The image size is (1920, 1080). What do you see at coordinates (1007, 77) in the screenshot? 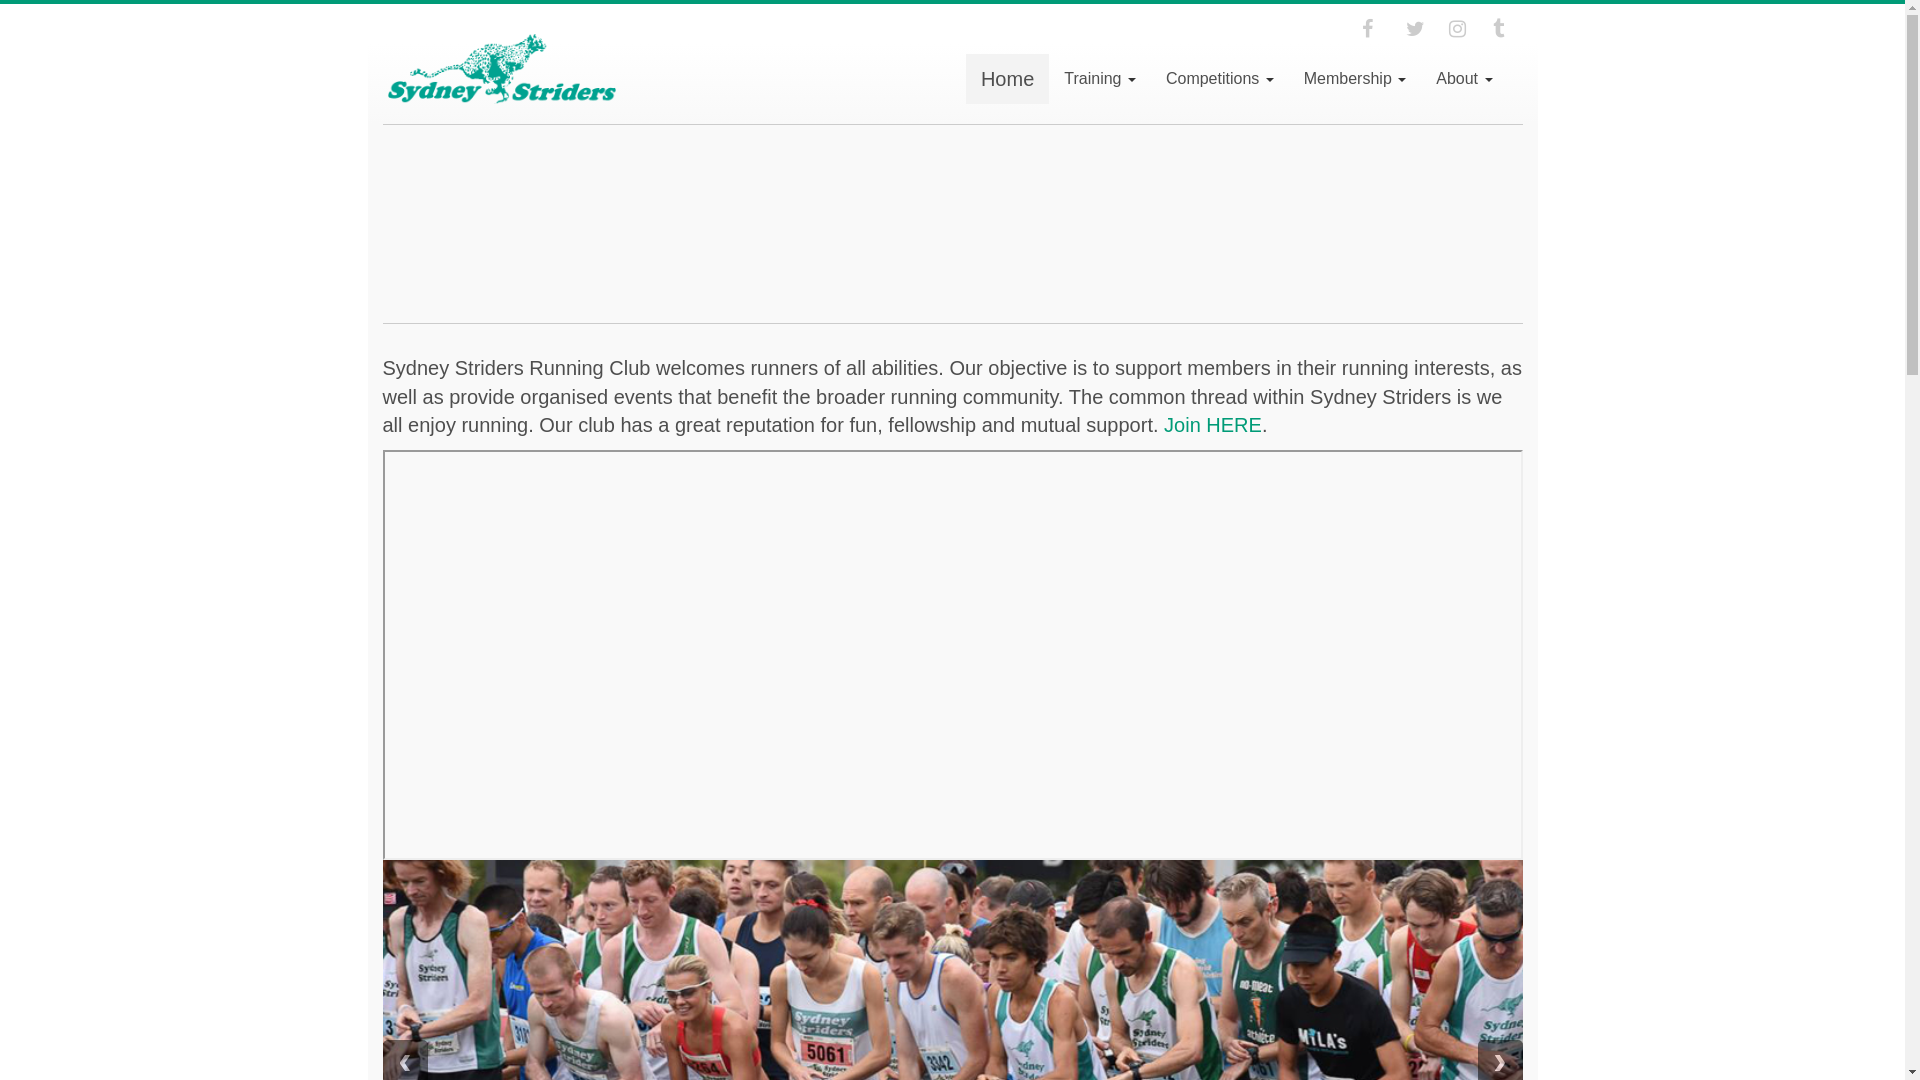
I see `'Home'` at bounding box center [1007, 77].